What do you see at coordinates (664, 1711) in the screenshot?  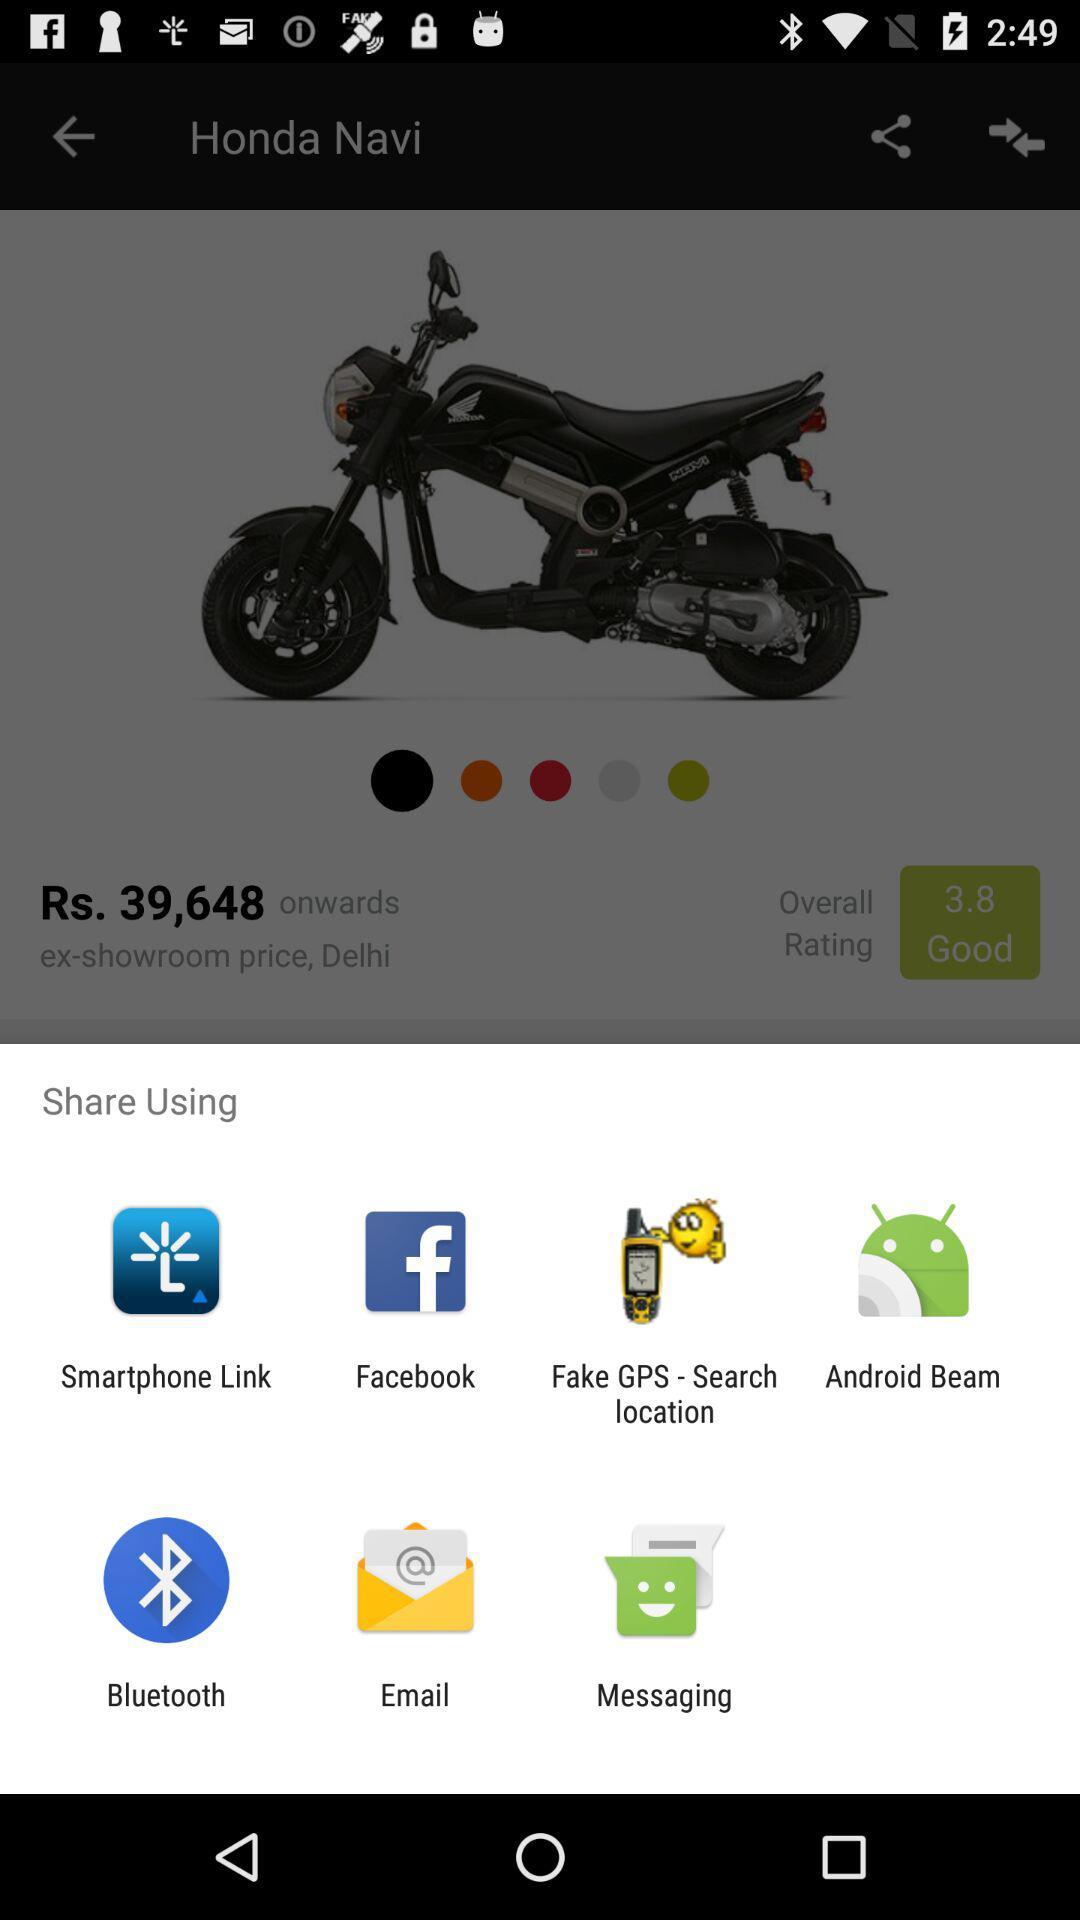 I see `icon to the right of email item` at bounding box center [664, 1711].